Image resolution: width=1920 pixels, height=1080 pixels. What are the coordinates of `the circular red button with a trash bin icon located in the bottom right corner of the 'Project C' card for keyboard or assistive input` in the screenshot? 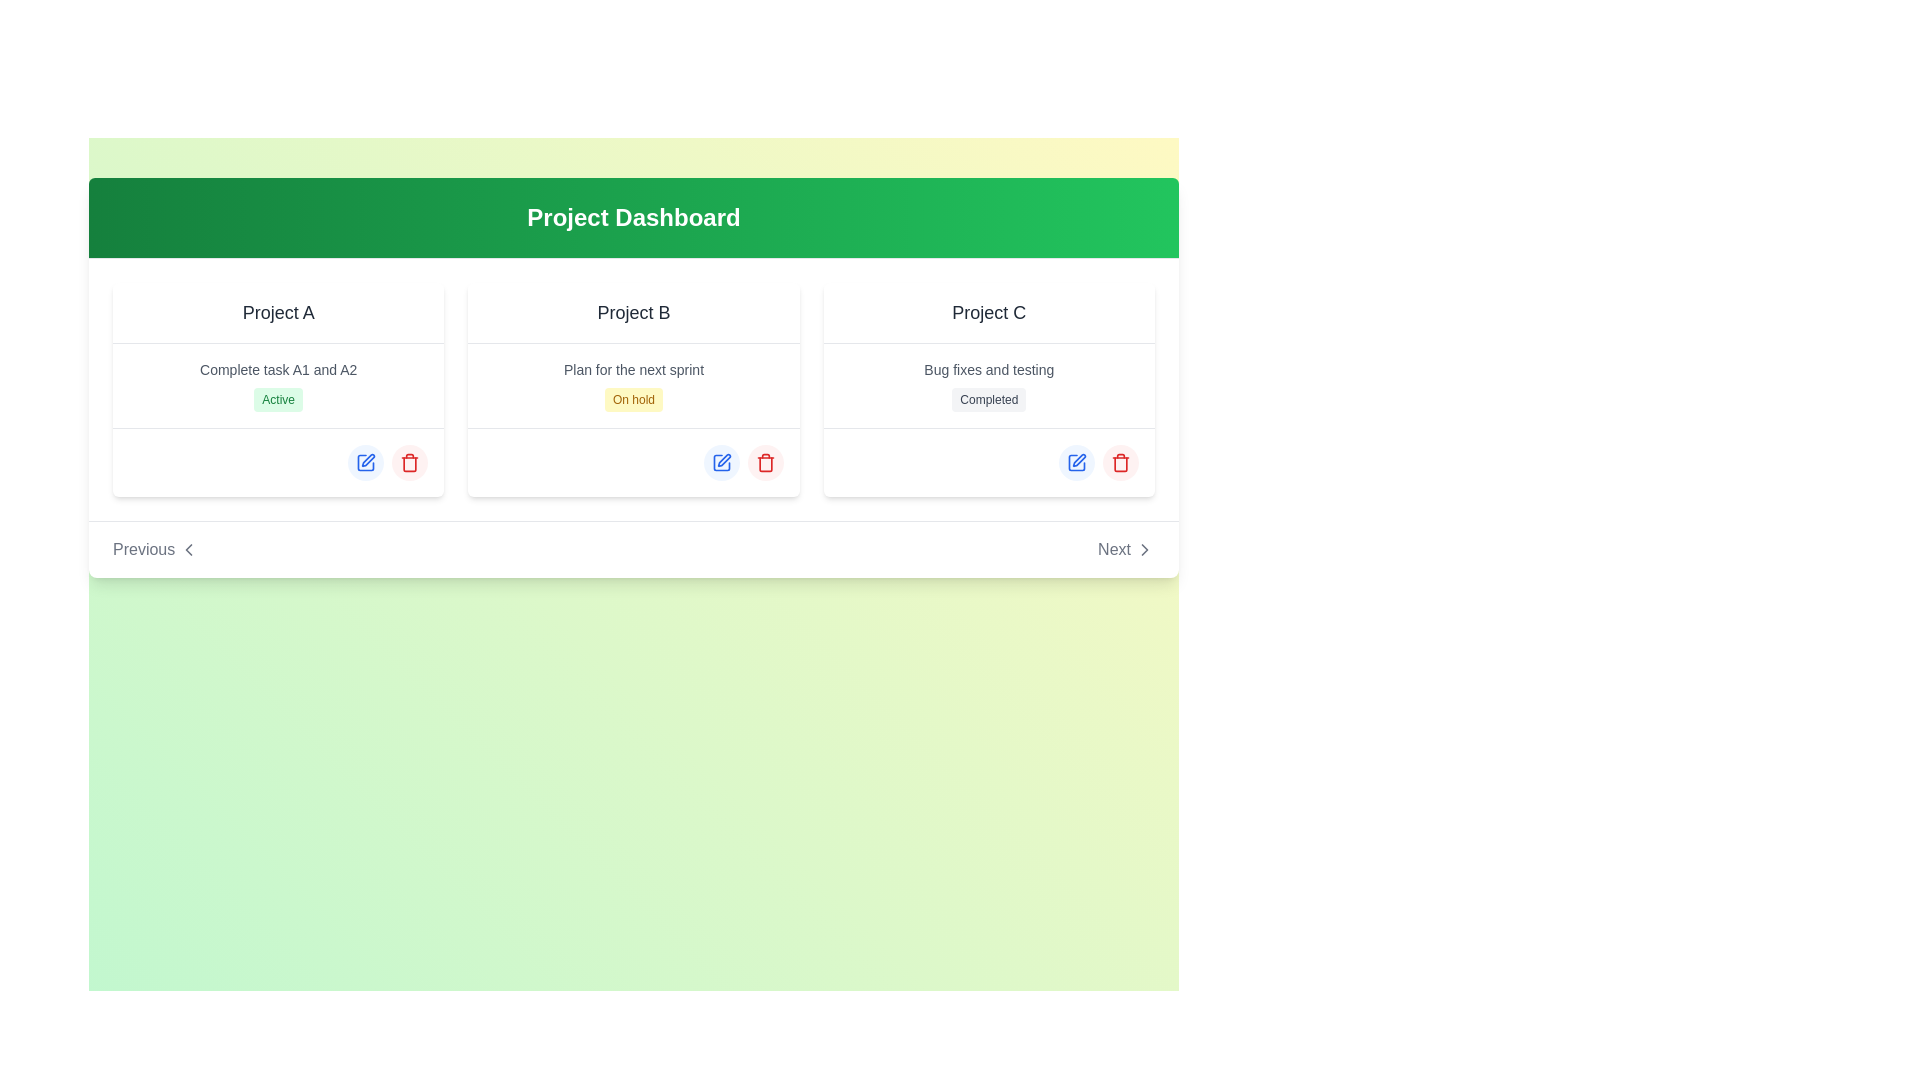 It's located at (1121, 462).